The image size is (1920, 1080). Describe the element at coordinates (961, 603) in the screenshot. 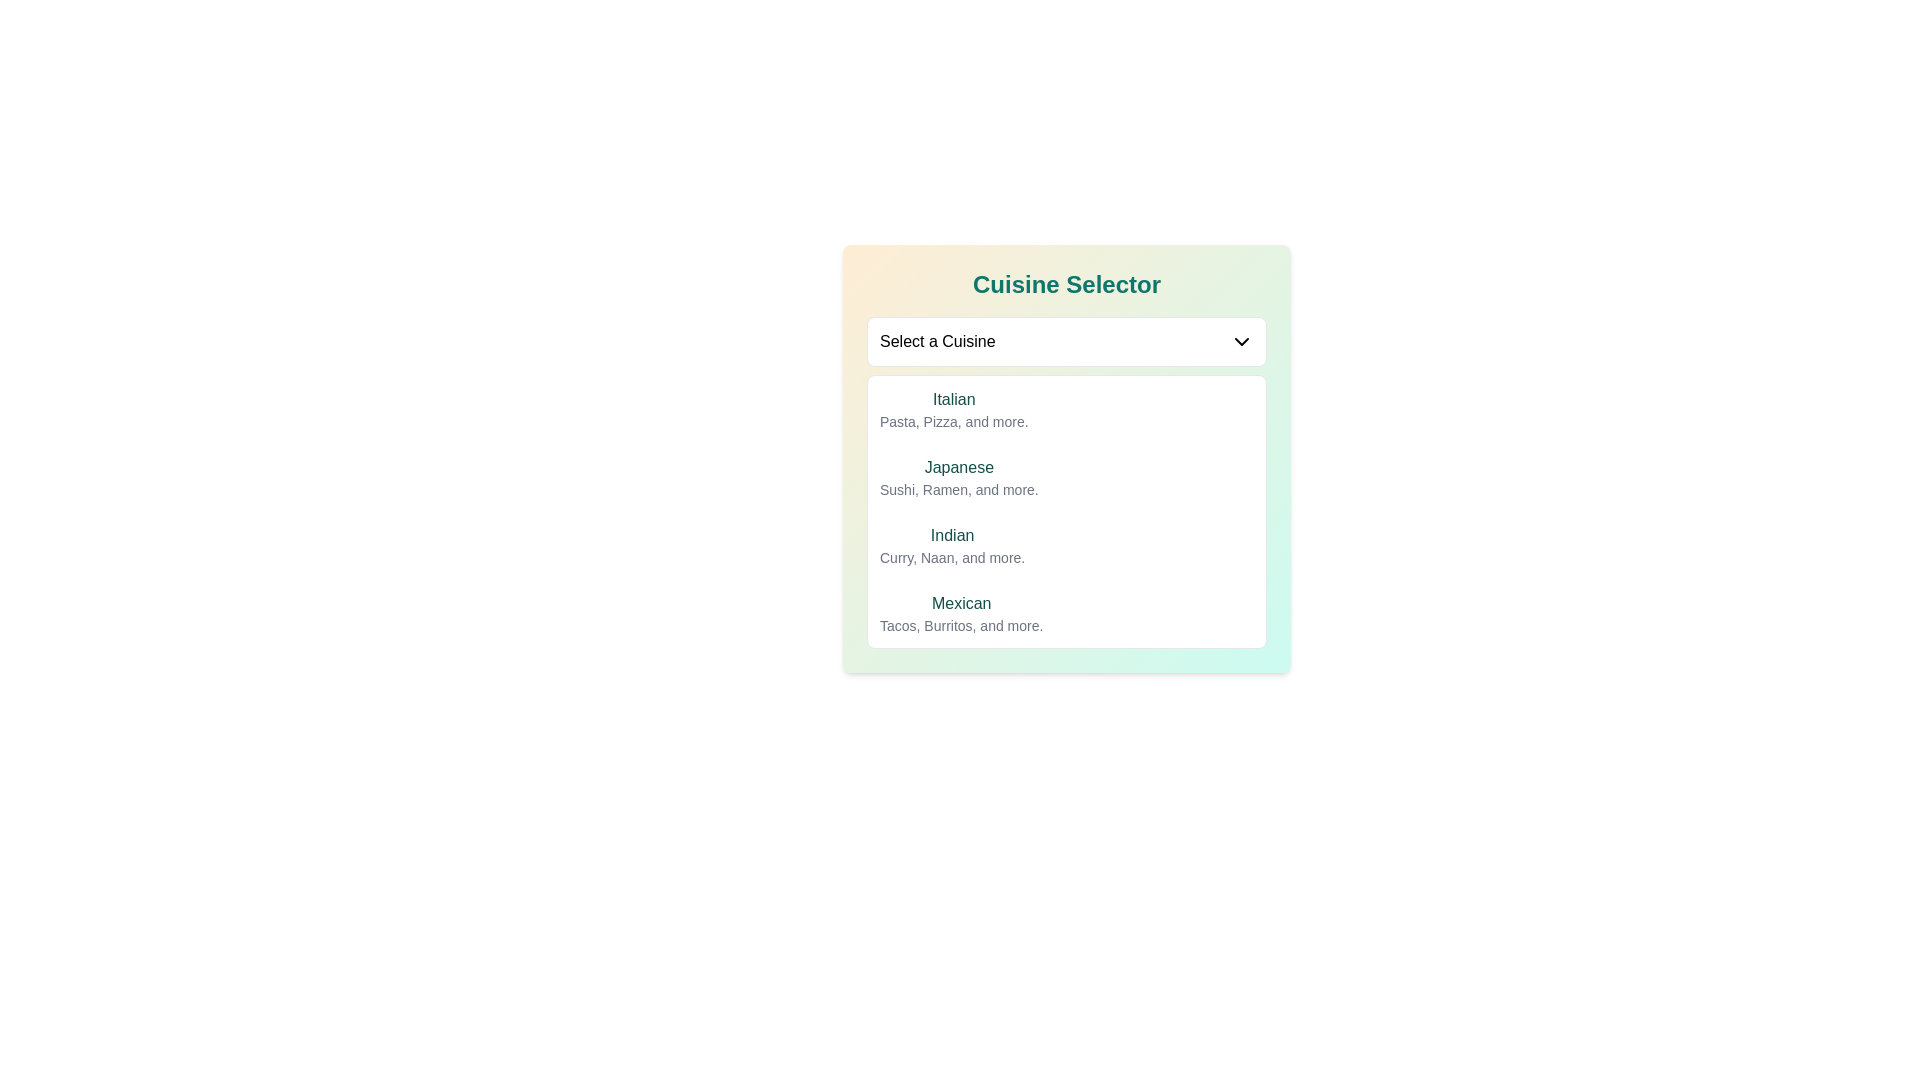

I see `the text label displaying 'Mexican', which is styled in a medium-sized teal-blue font and is positioned above a smaller gray description text within the fourth item of a dropdown menu` at that location.